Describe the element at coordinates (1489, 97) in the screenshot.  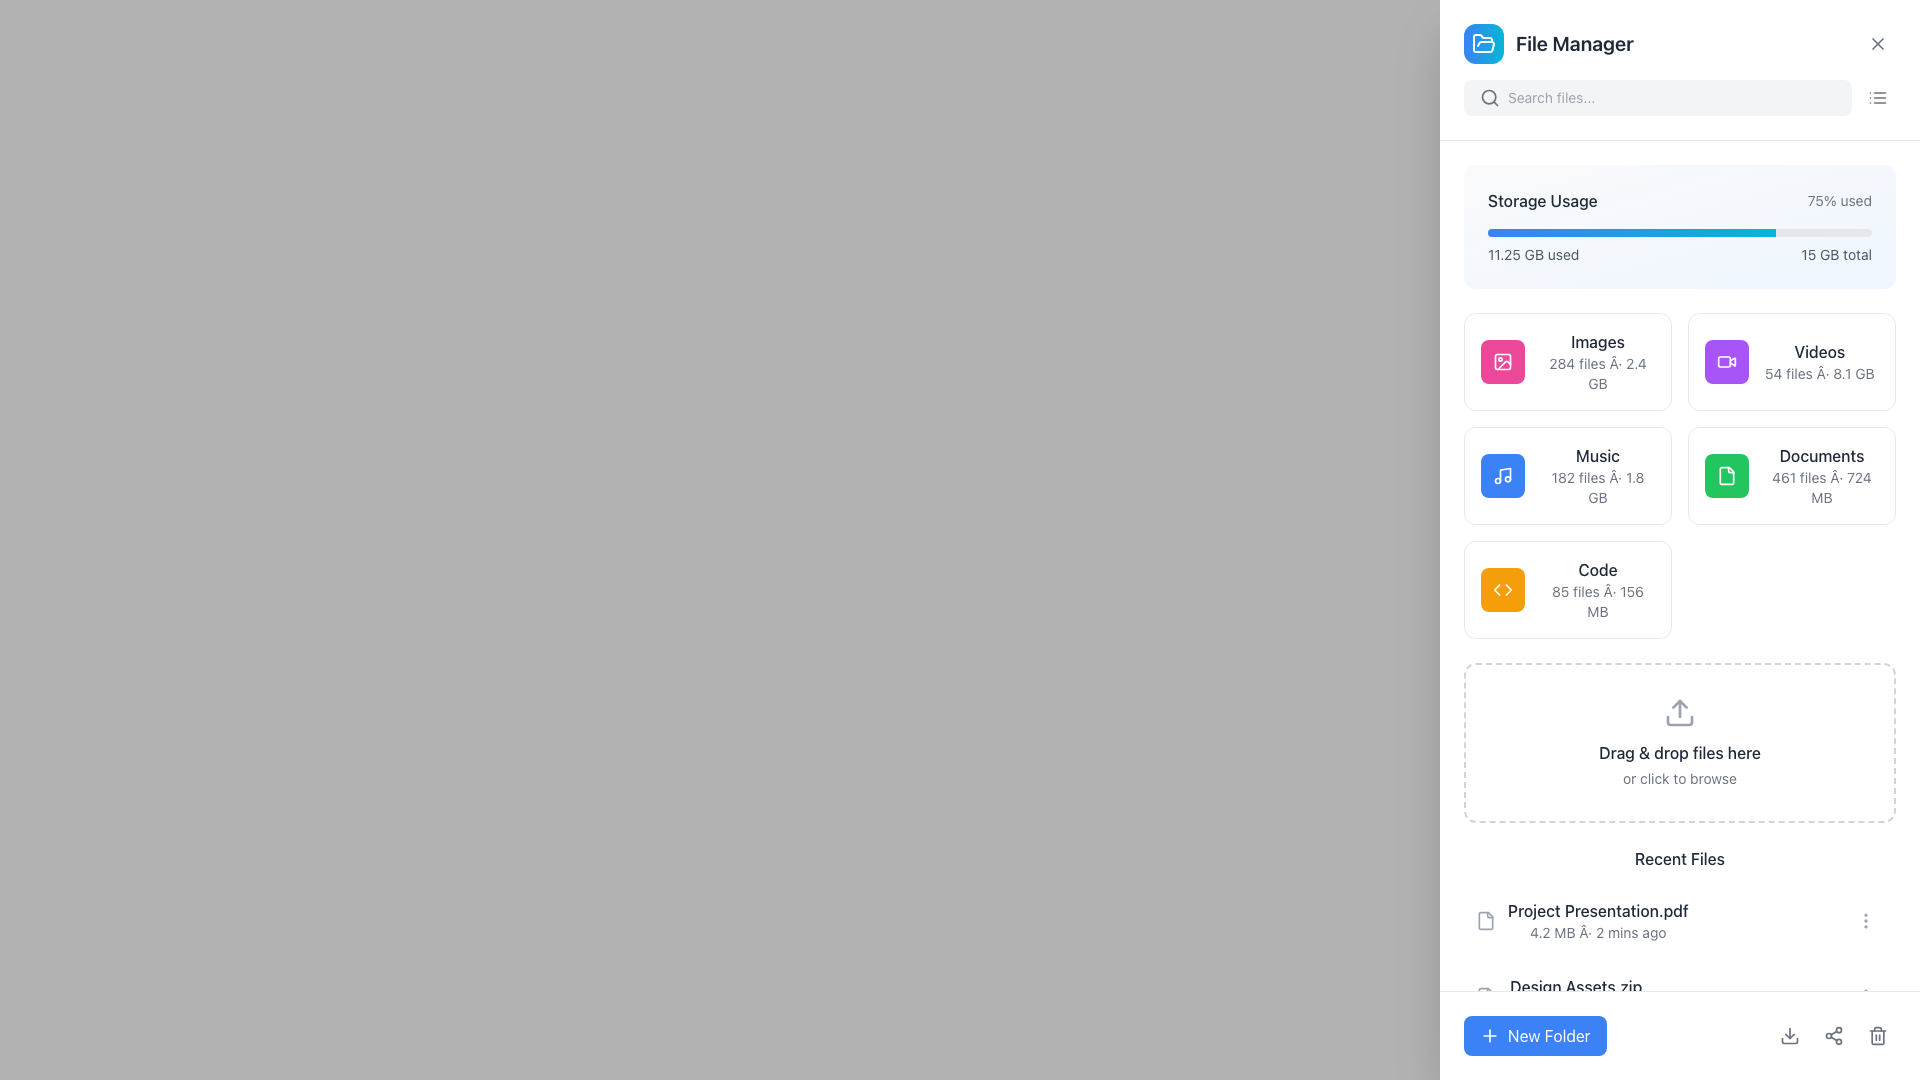
I see `the magnifying glass icon representing the search functionality, located on the left side of the text input field in the search bar` at that location.